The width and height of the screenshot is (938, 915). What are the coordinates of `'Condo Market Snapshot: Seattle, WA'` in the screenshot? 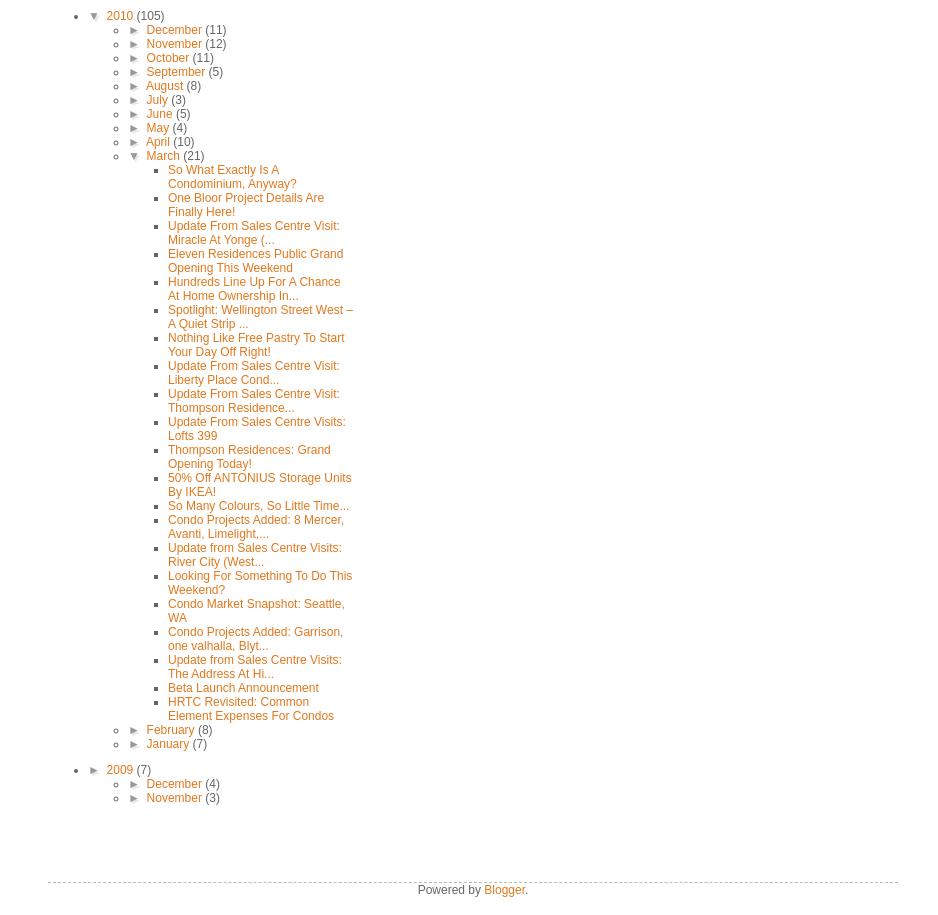 It's located at (254, 610).